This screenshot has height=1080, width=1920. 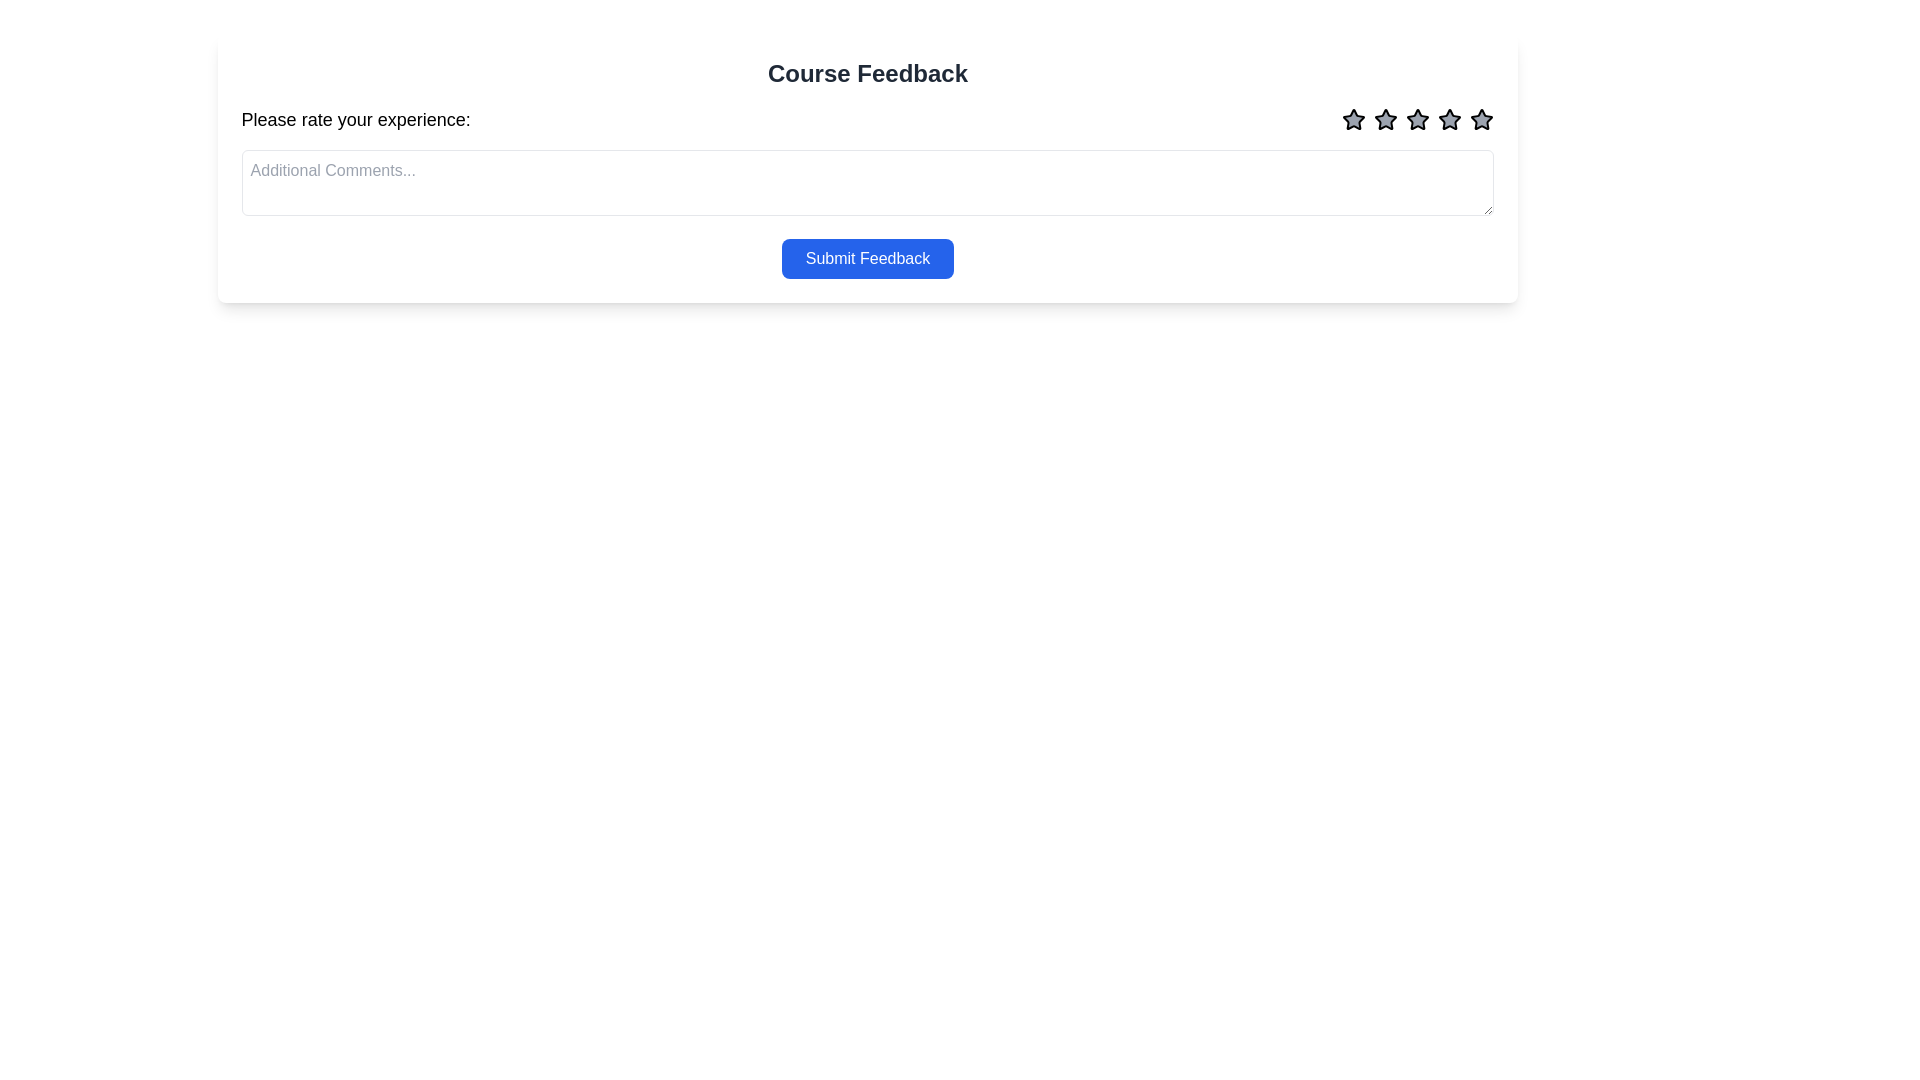 I want to click on the fifth star in the five-star rating system, which is styled with a gray fill and black outline, located at the top-right corner of the interface, so click(x=1482, y=119).